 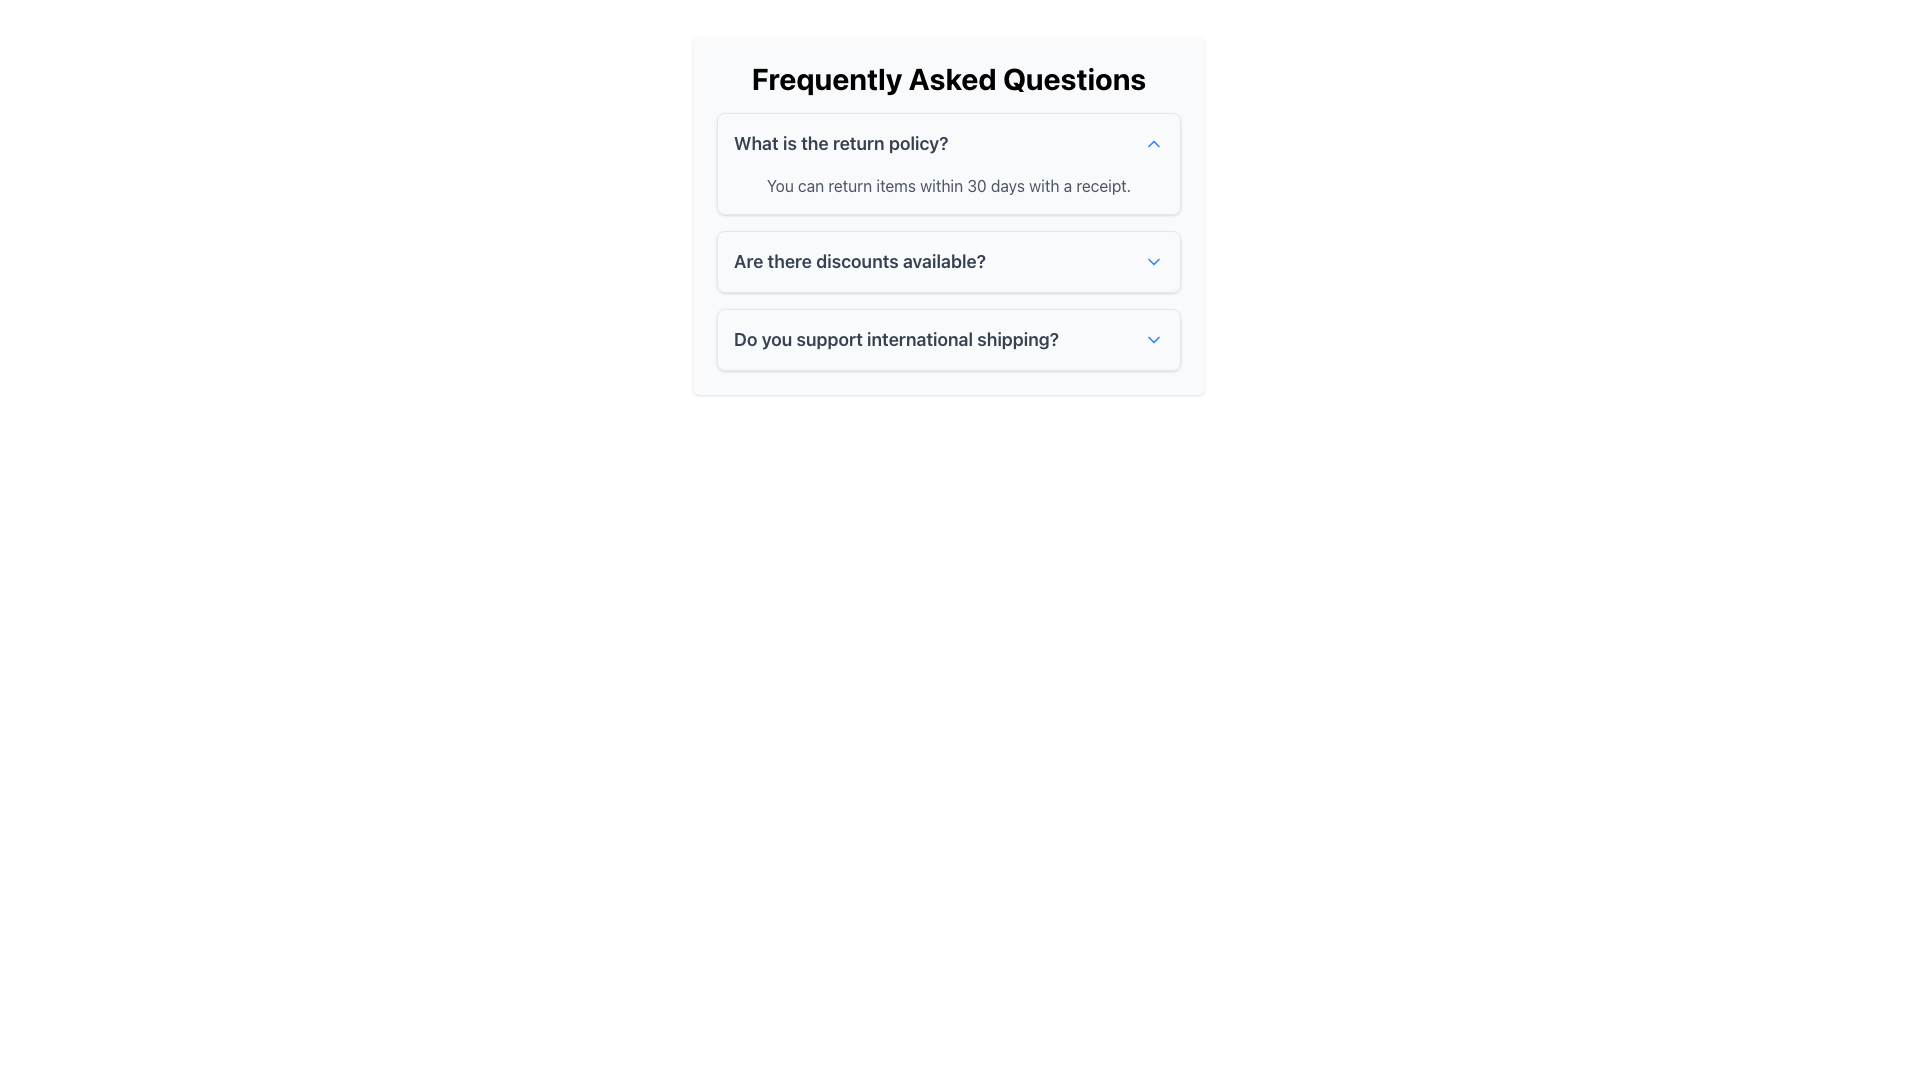 What do you see at coordinates (948, 241) in the screenshot?
I see `the second Collapsible FAQ item located in the 'Frequently Asked Questions' section` at bounding box center [948, 241].